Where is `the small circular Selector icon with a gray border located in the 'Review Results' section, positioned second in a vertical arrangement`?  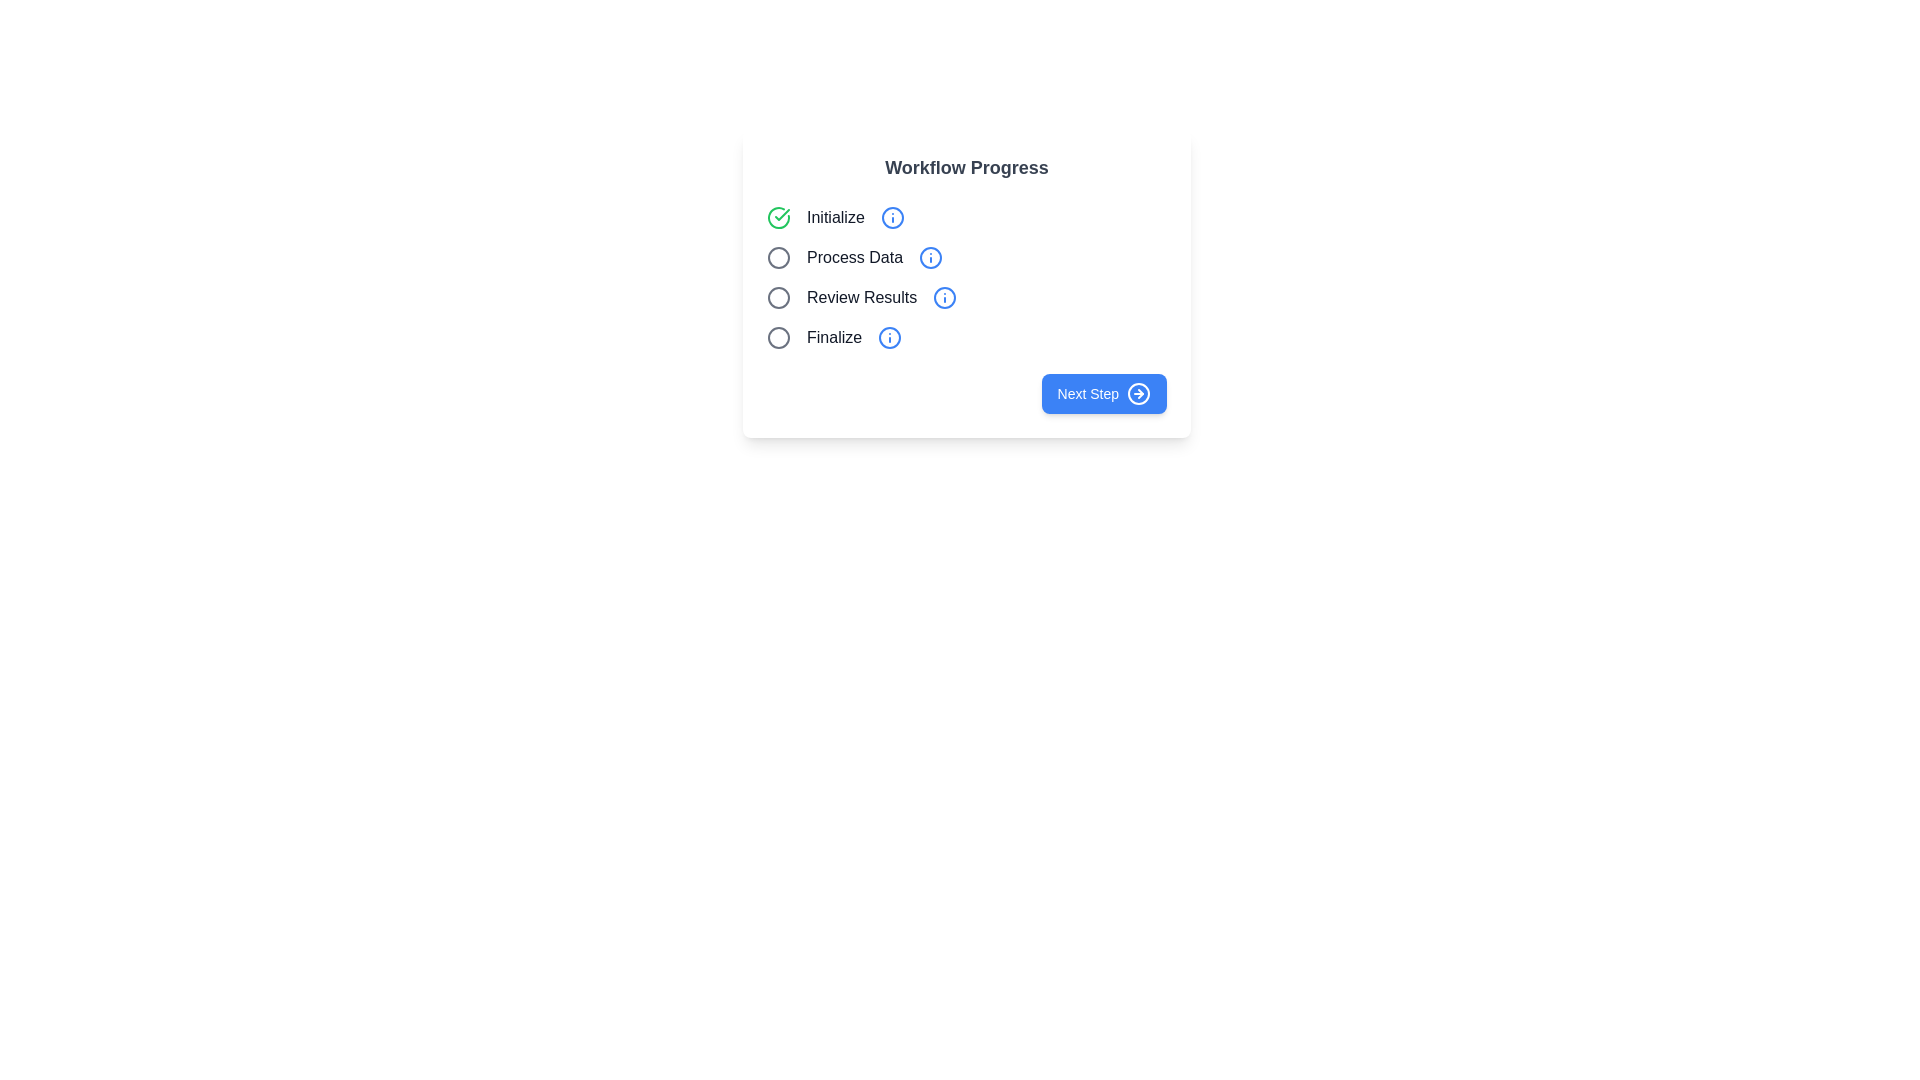
the small circular Selector icon with a gray border located in the 'Review Results' section, positioned second in a vertical arrangement is located at coordinates (777, 297).